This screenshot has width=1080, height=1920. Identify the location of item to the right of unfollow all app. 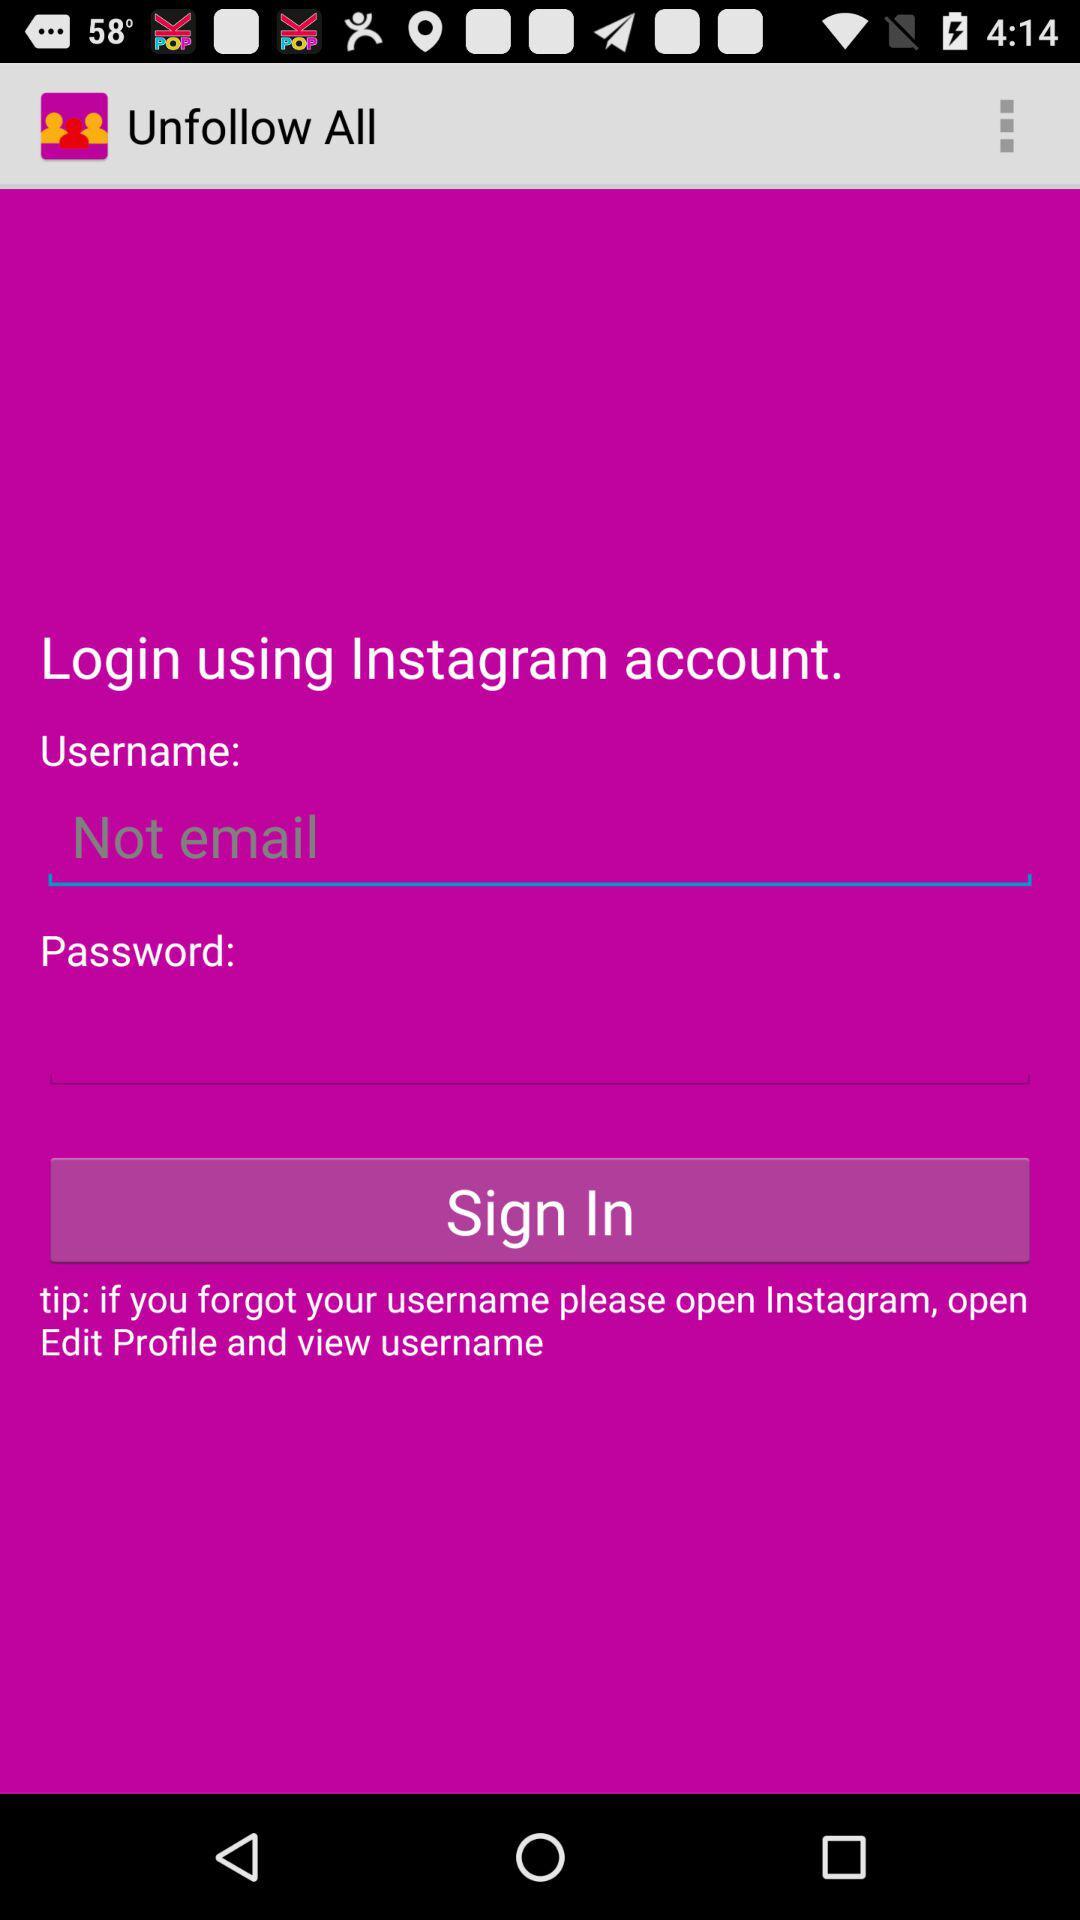
(1006, 124).